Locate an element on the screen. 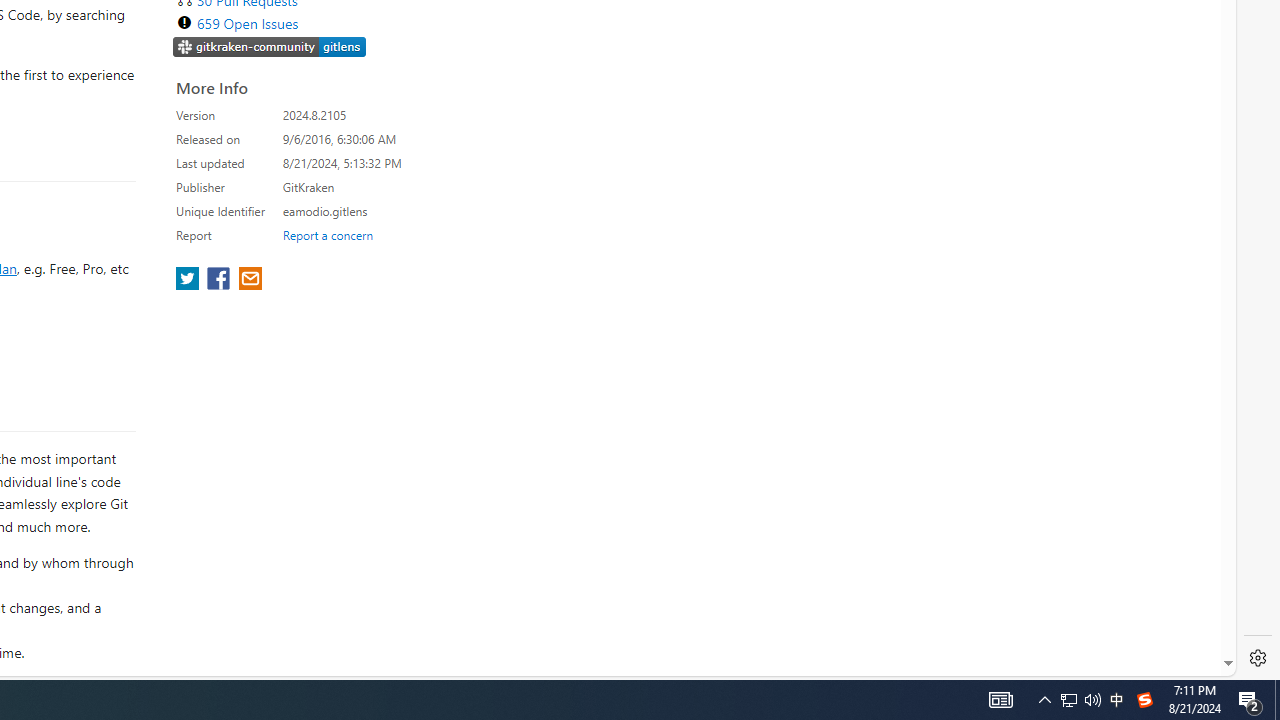 This screenshot has width=1280, height=720. 'https://slack.gitkraken.com//' is located at coordinates (269, 45).